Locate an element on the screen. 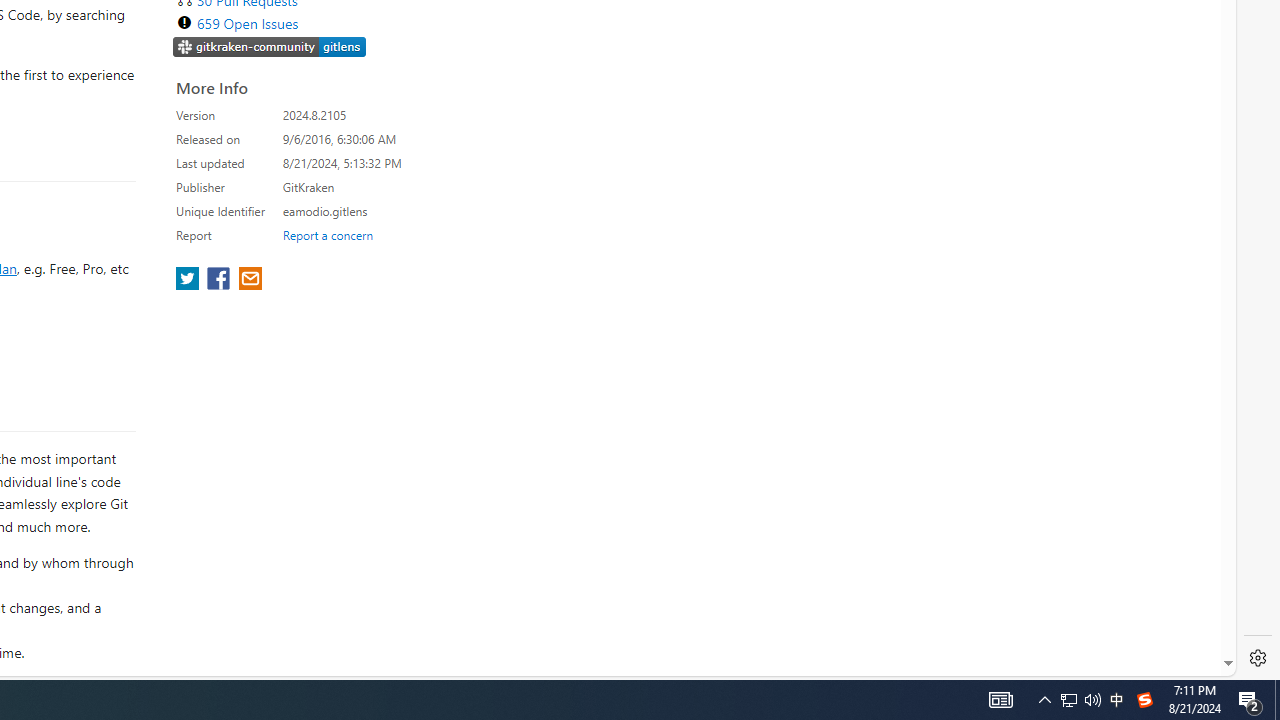 This screenshot has width=1280, height=720. 'https://slack.gitkraken.com//' is located at coordinates (269, 45).